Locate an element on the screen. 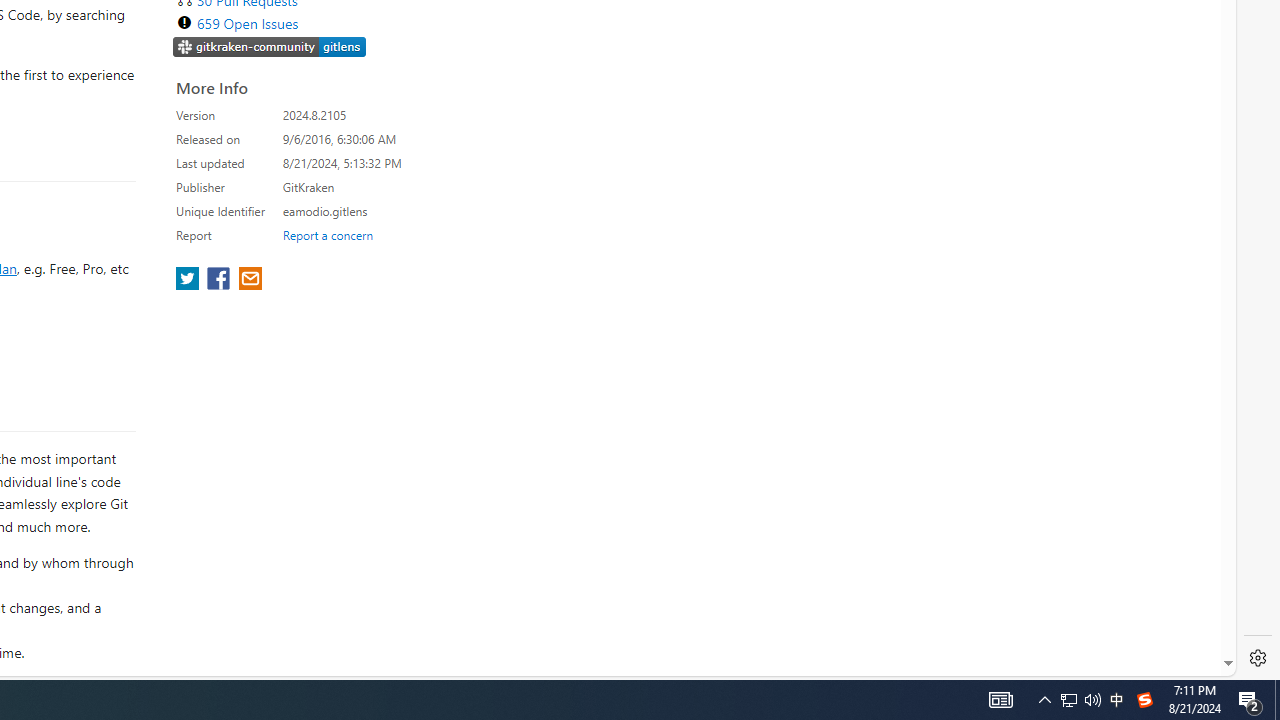 This screenshot has width=1280, height=720. 'https://slack.gitkraken.com//' is located at coordinates (269, 45).